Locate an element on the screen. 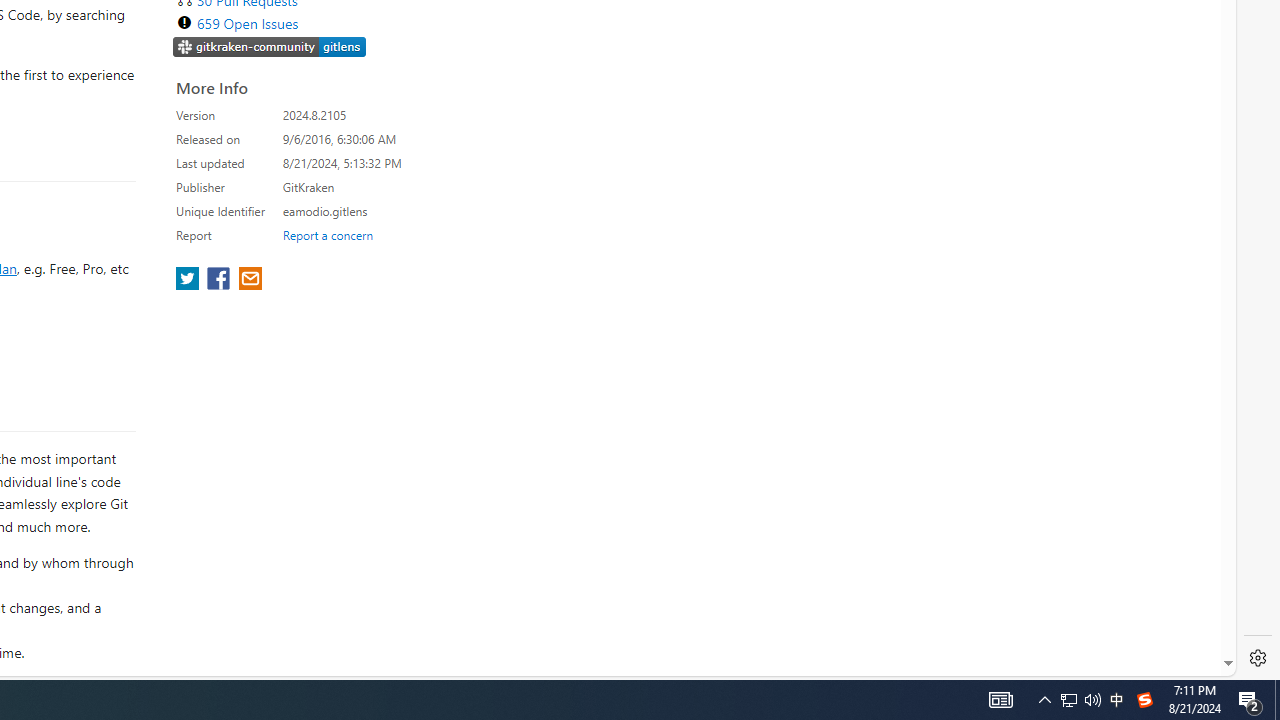 This screenshot has width=1280, height=720. 'https://slack.gitkraken.com//' is located at coordinates (269, 45).